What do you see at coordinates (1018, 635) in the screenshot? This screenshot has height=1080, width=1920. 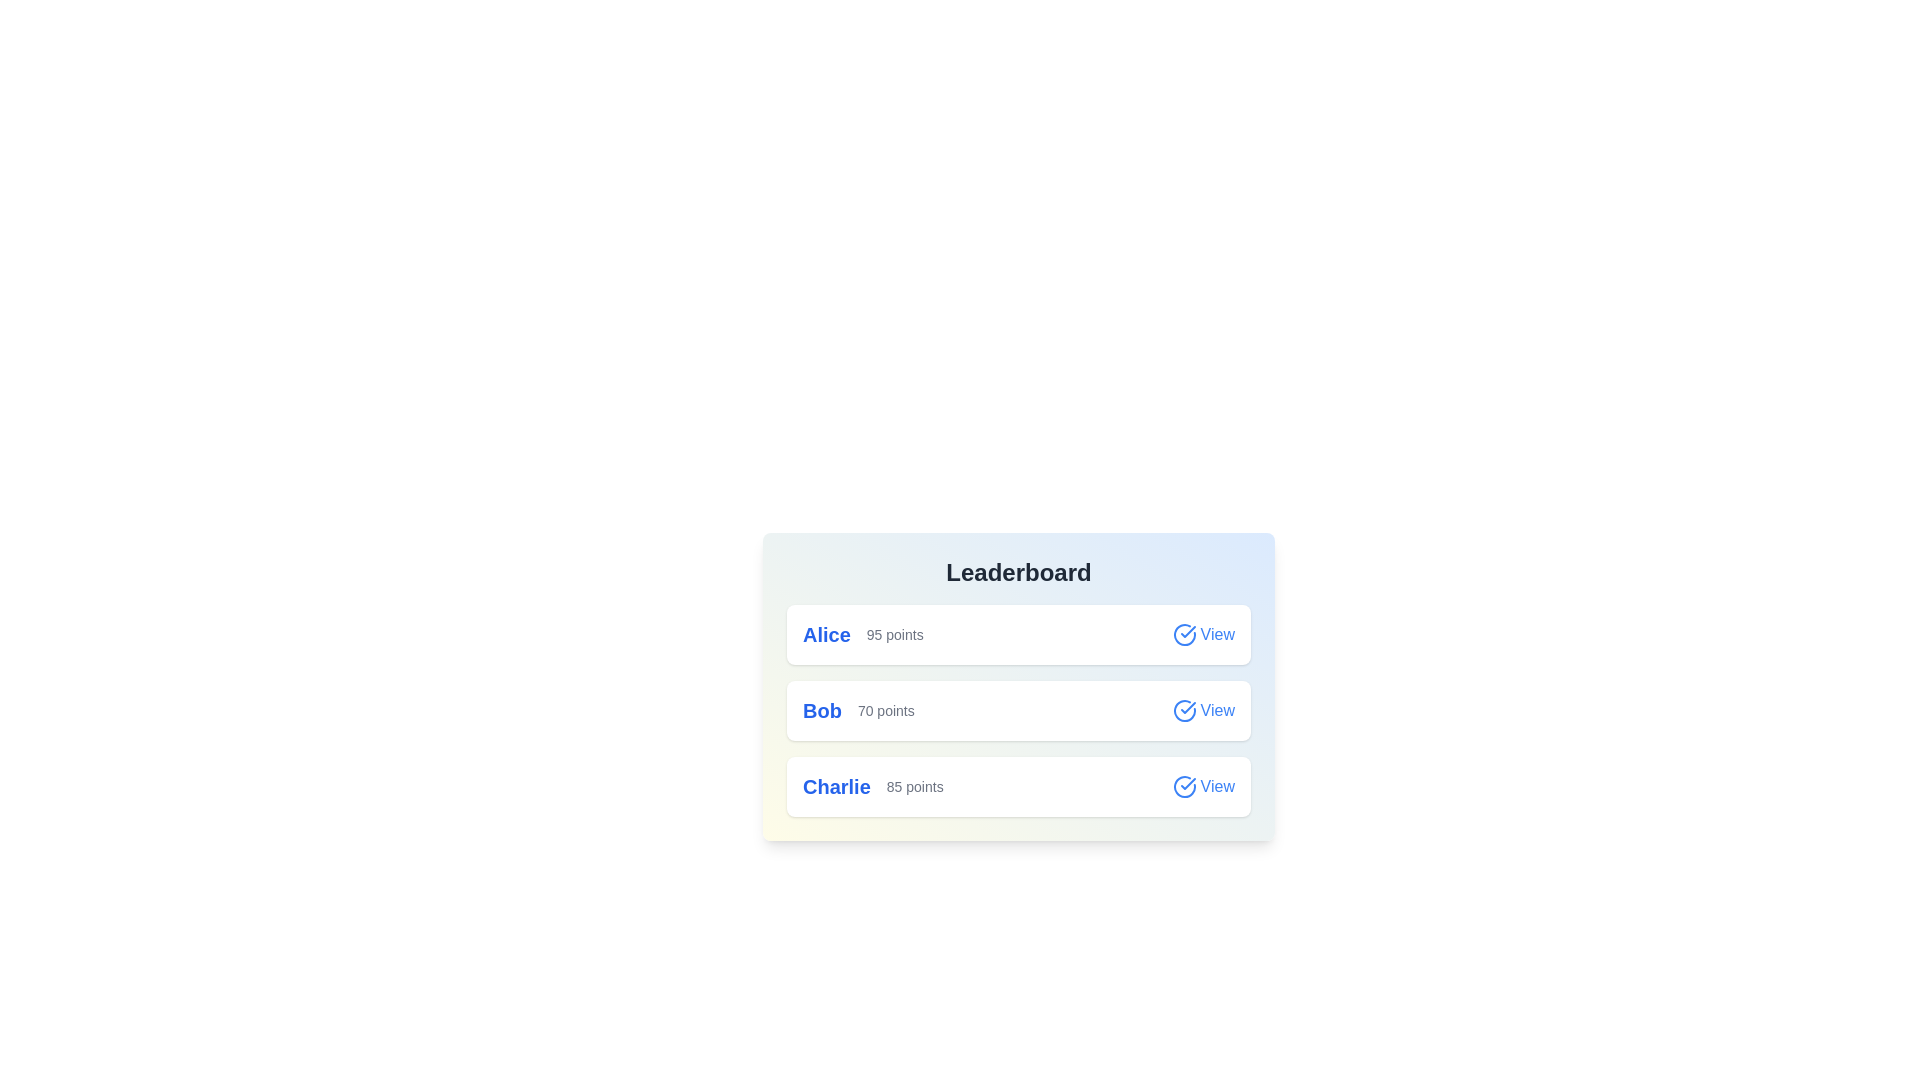 I see `the card of participant Alice to observe the scaling effect` at bounding box center [1018, 635].